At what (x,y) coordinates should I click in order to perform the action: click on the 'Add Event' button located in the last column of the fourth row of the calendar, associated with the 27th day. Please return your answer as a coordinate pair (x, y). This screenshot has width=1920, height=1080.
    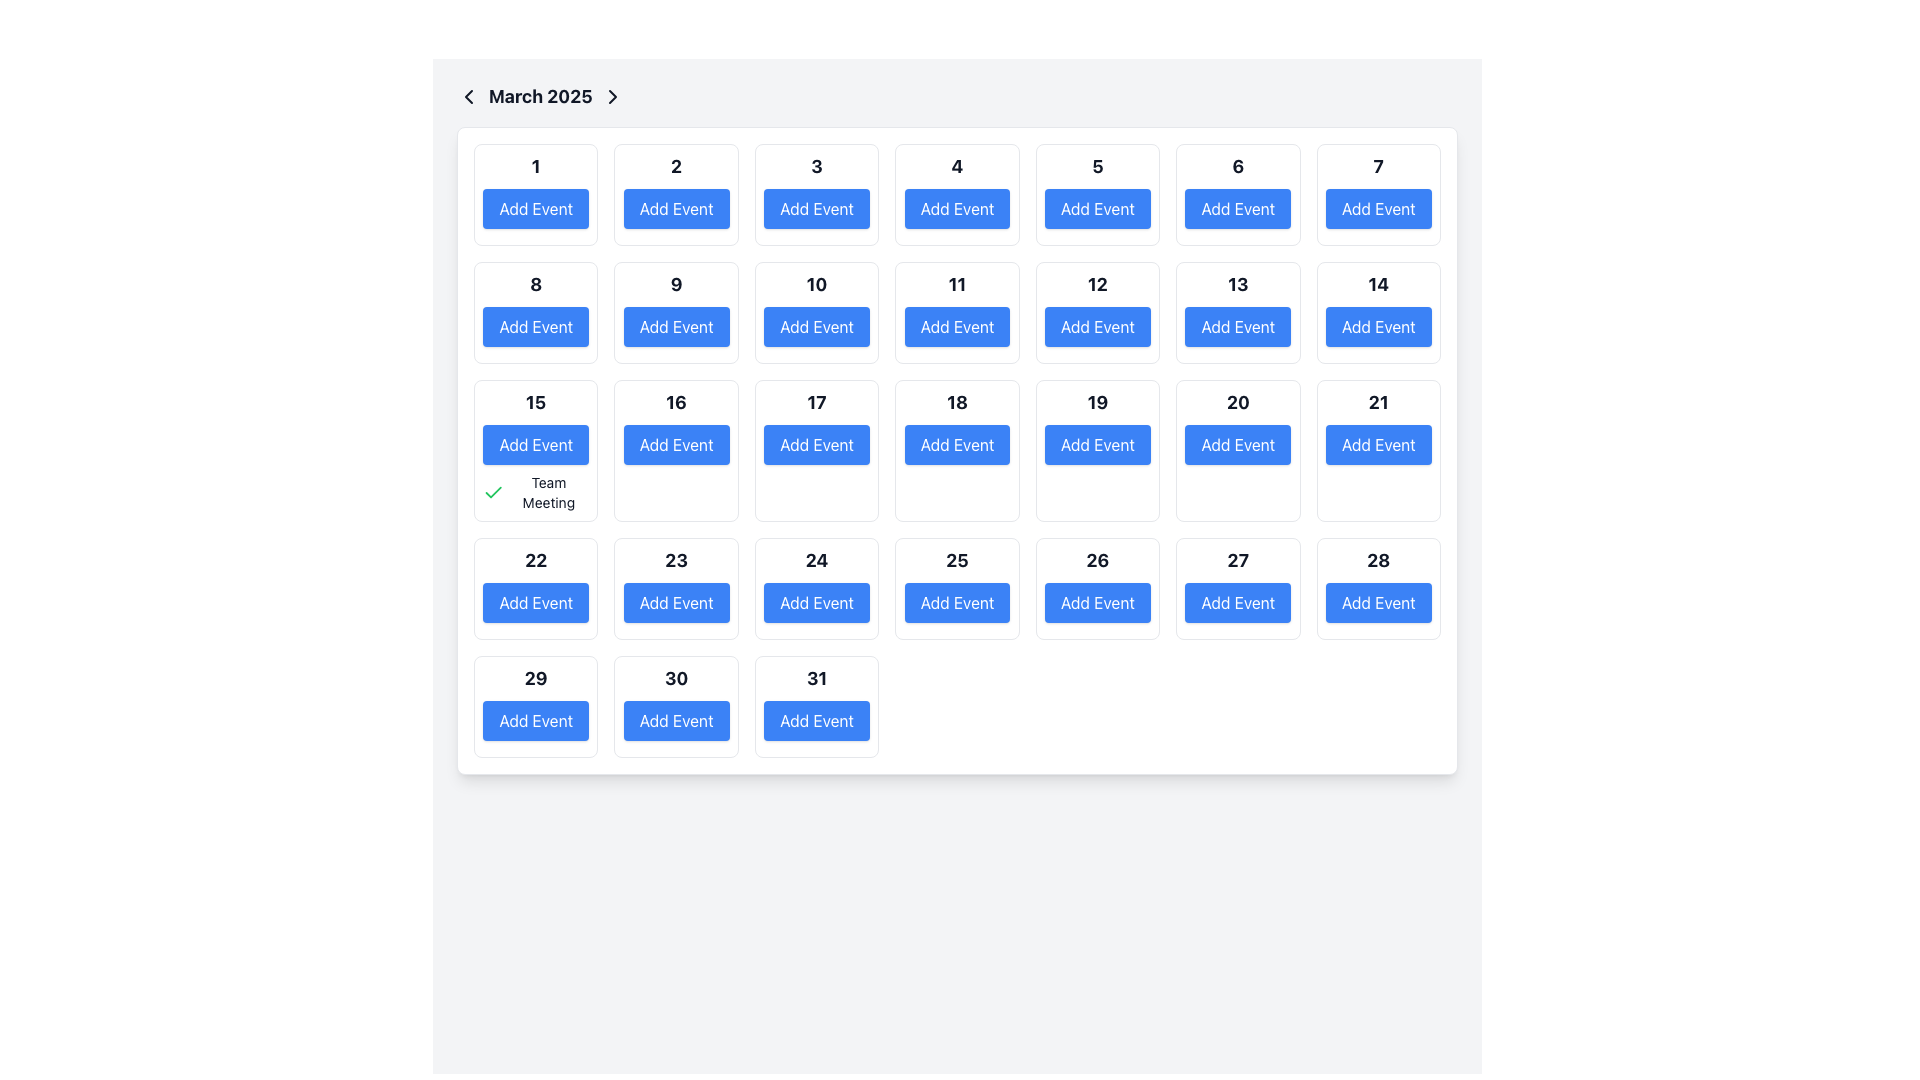
    Looking at the image, I should click on (1237, 601).